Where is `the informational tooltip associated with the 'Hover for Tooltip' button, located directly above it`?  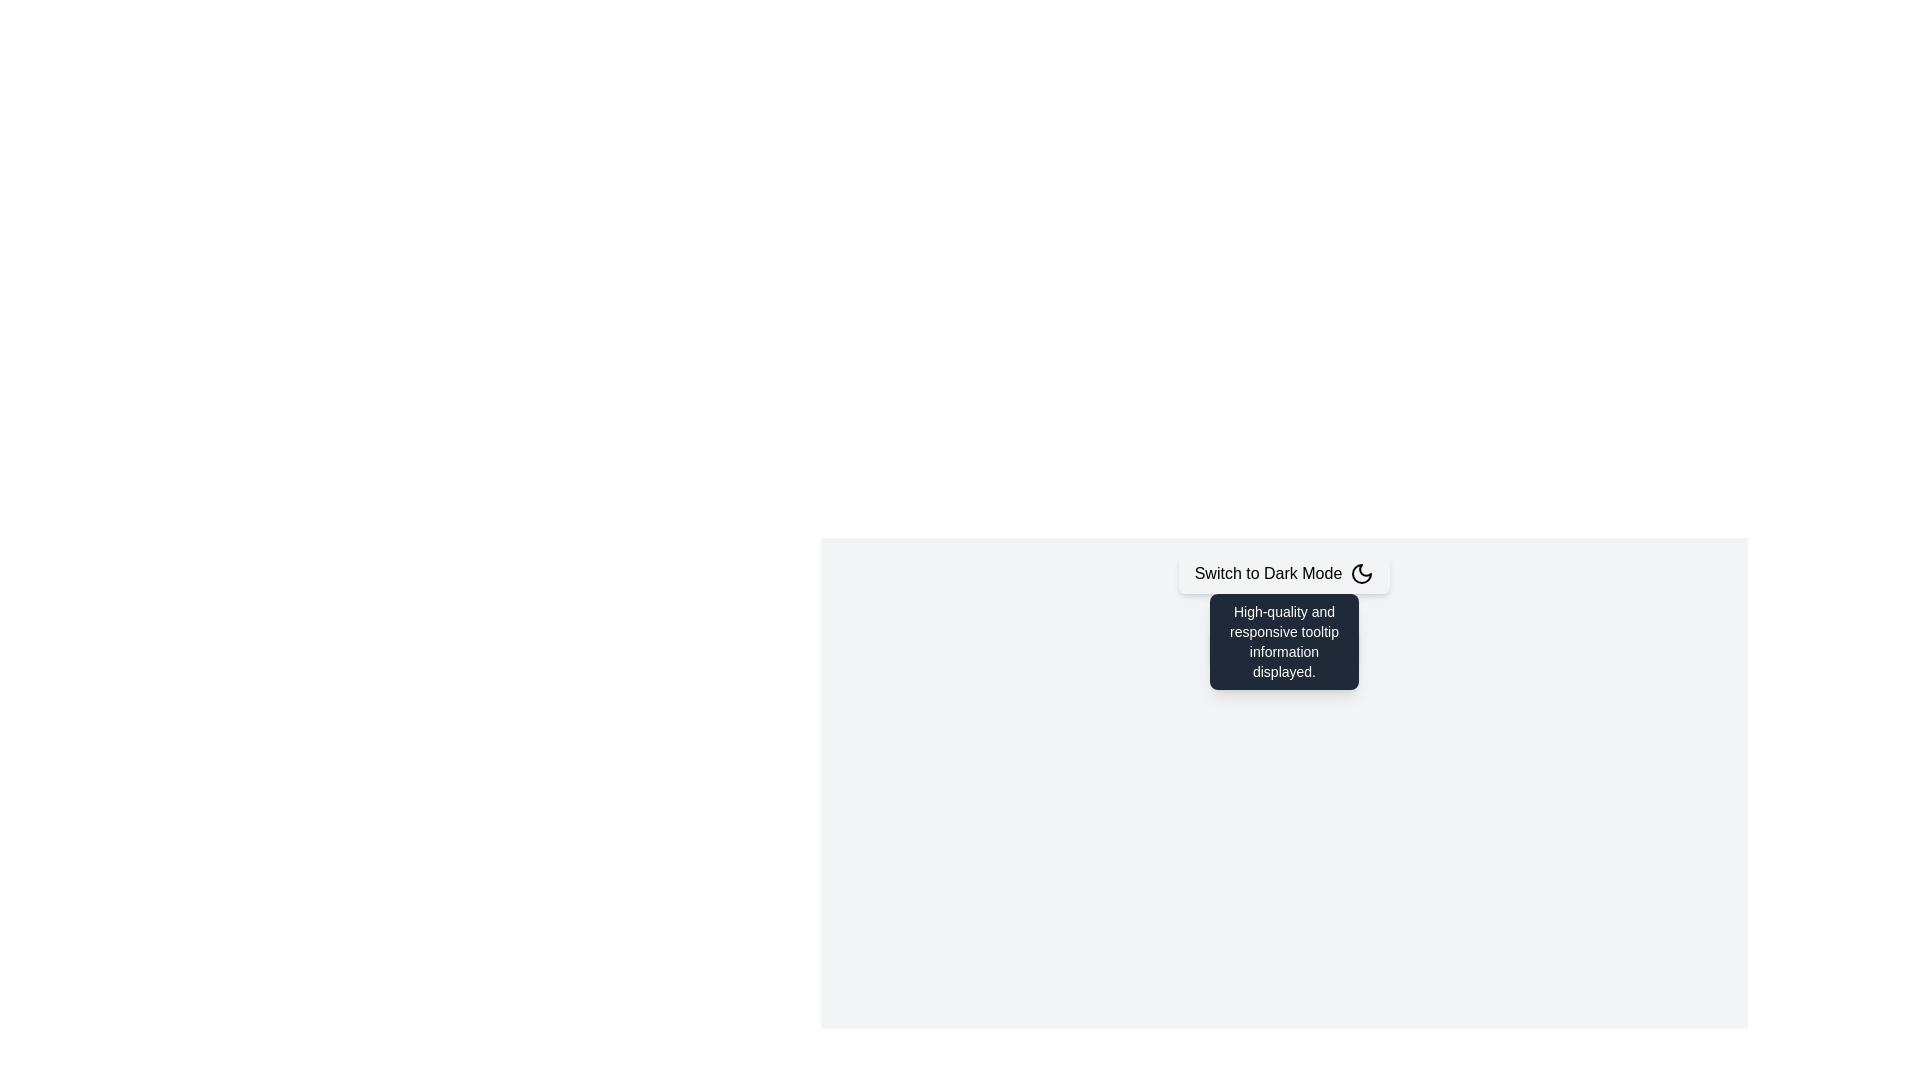 the informational tooltip associated with the 'Hover for Tooltip' button, located directly above it is located at coordinates (1284, 645).